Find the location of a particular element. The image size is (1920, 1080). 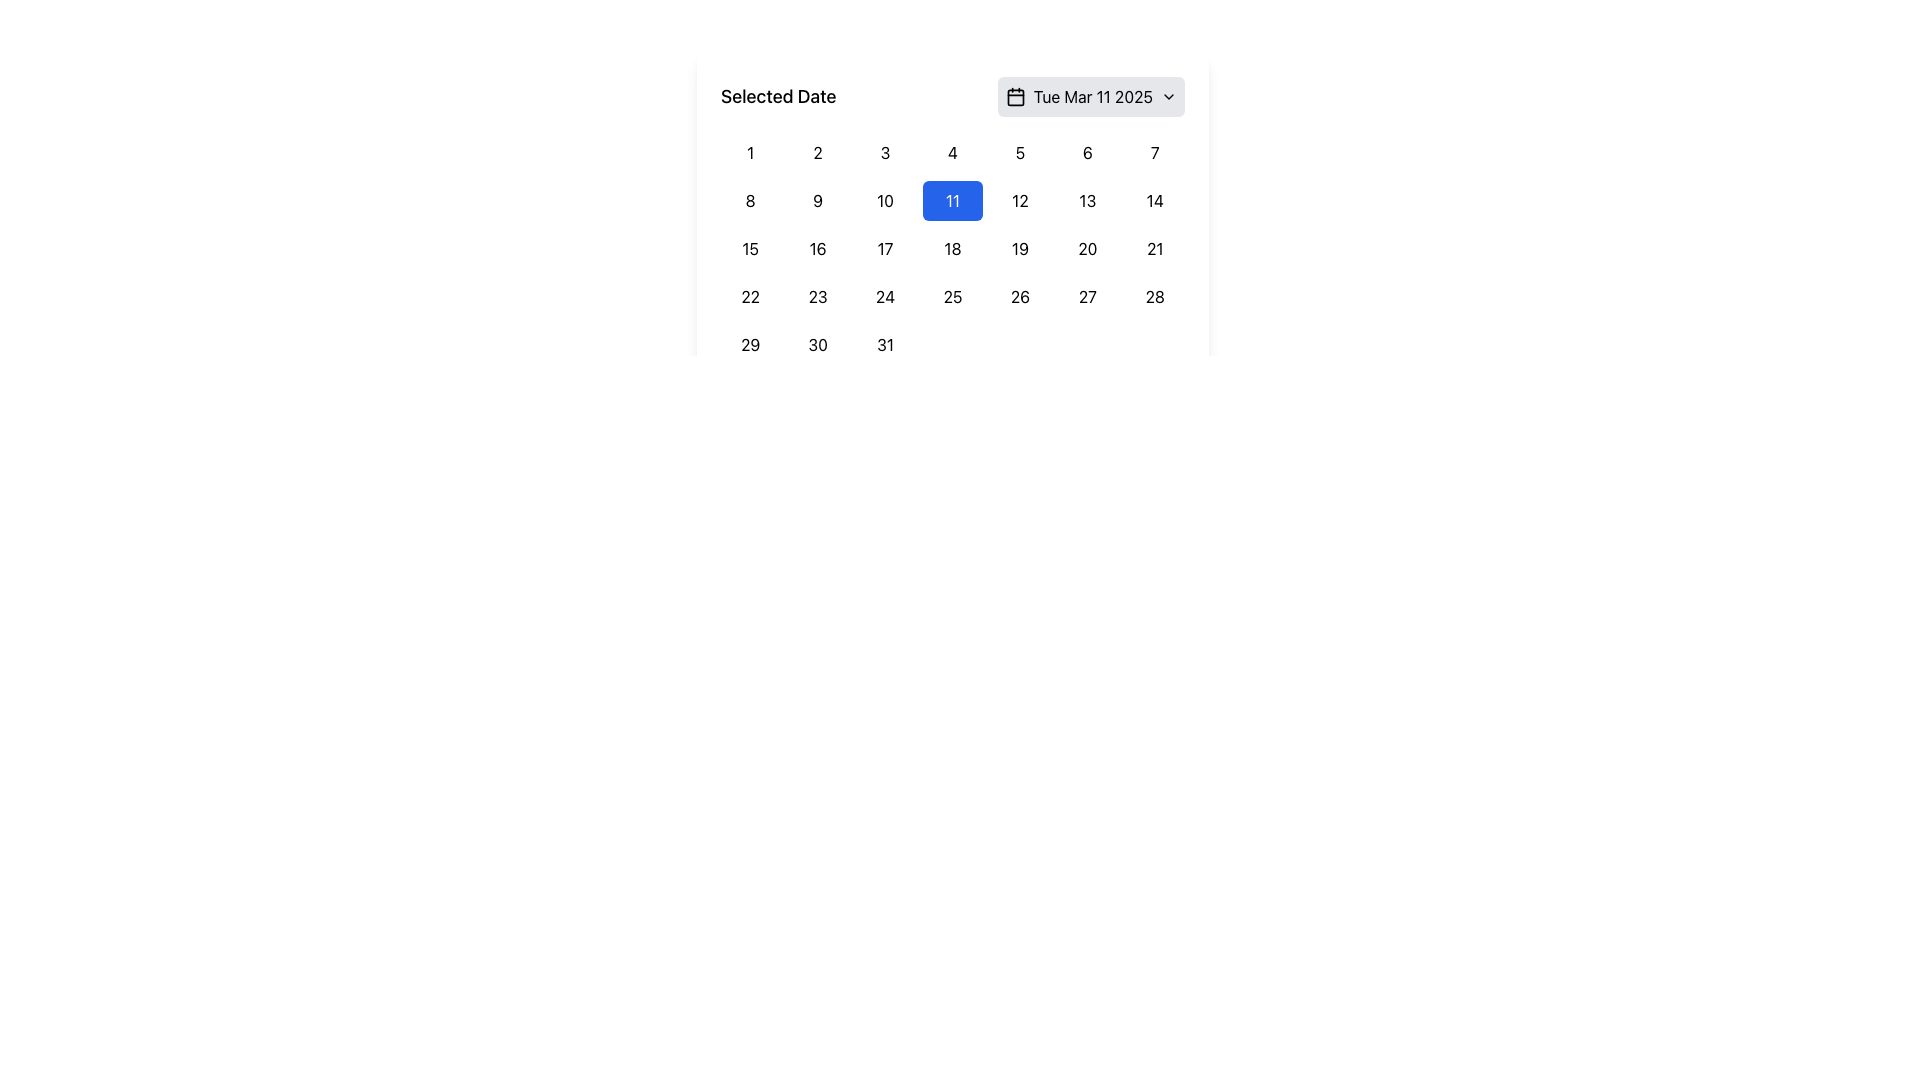

the calendar day cell representing the 23rd day of the month is located at coordinates (818, 297).